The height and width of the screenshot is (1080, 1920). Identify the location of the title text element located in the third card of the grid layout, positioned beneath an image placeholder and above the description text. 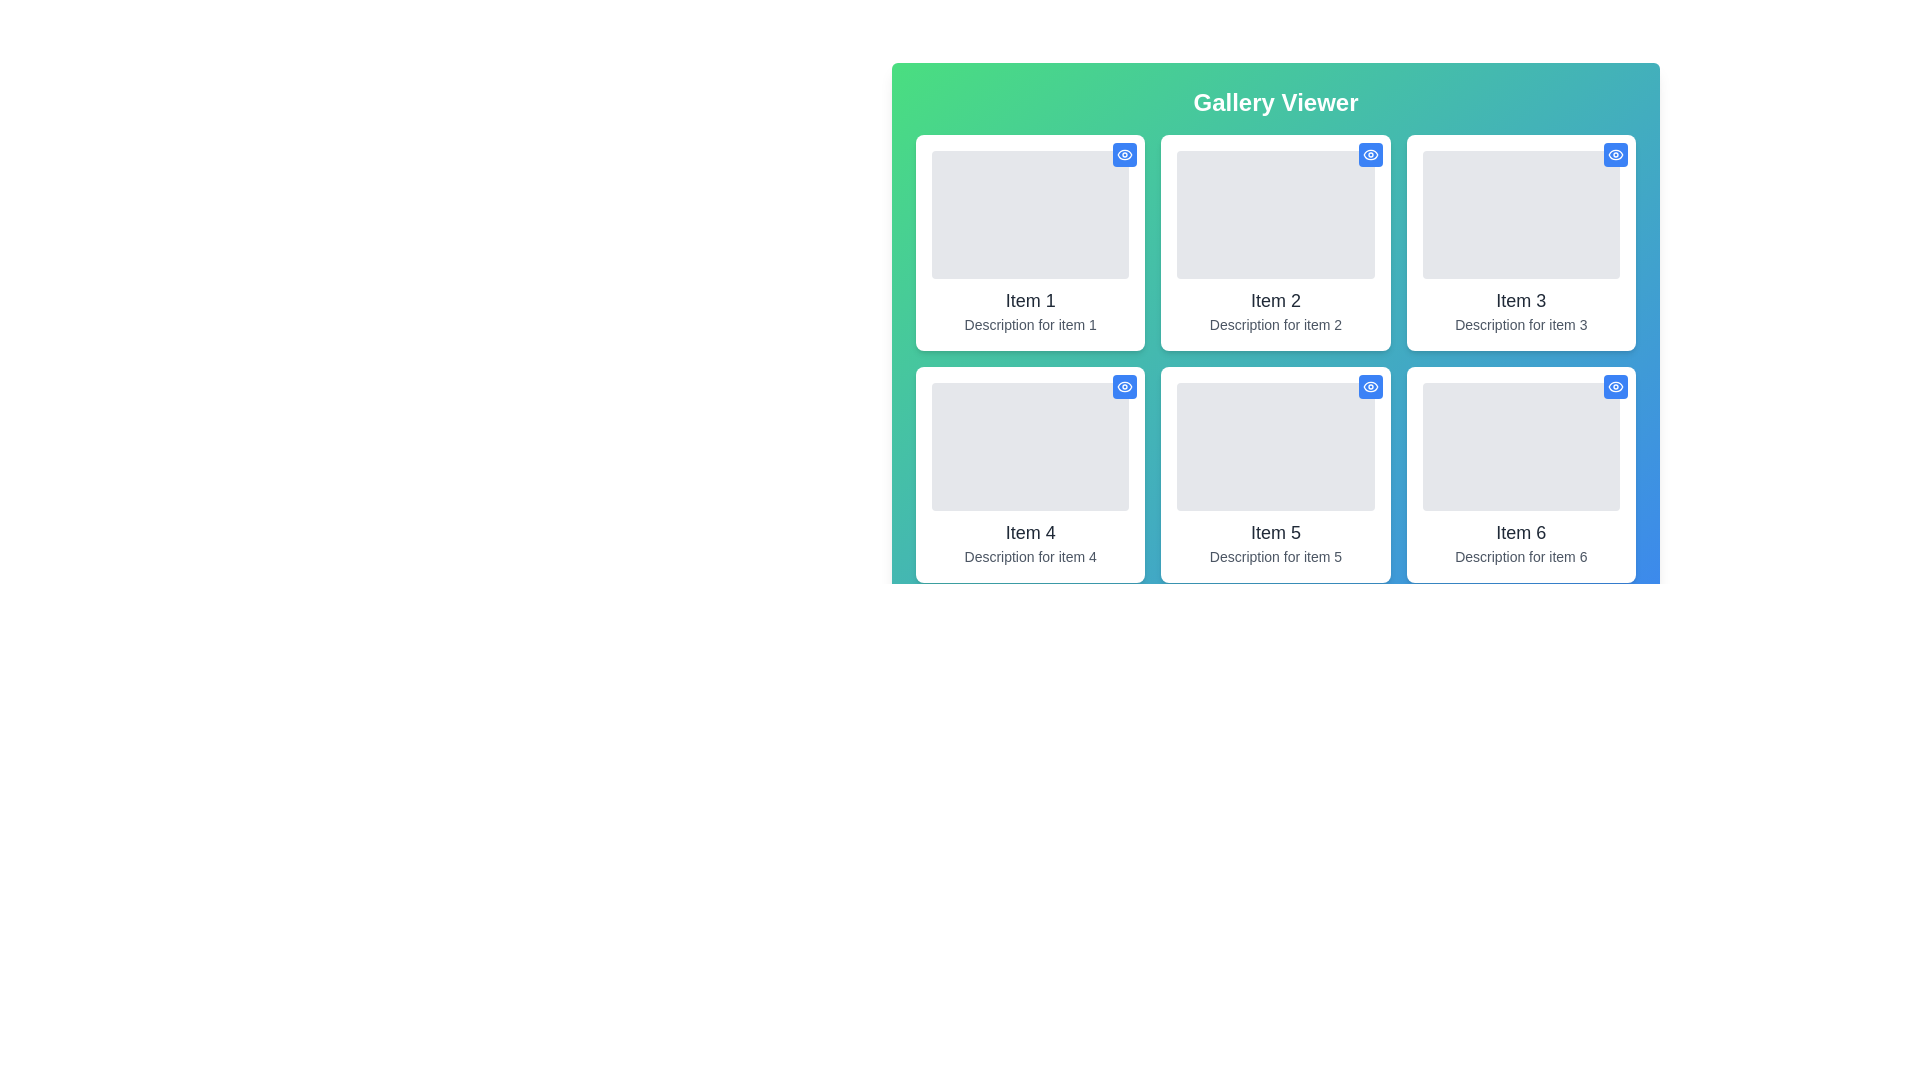
(1520, 300).